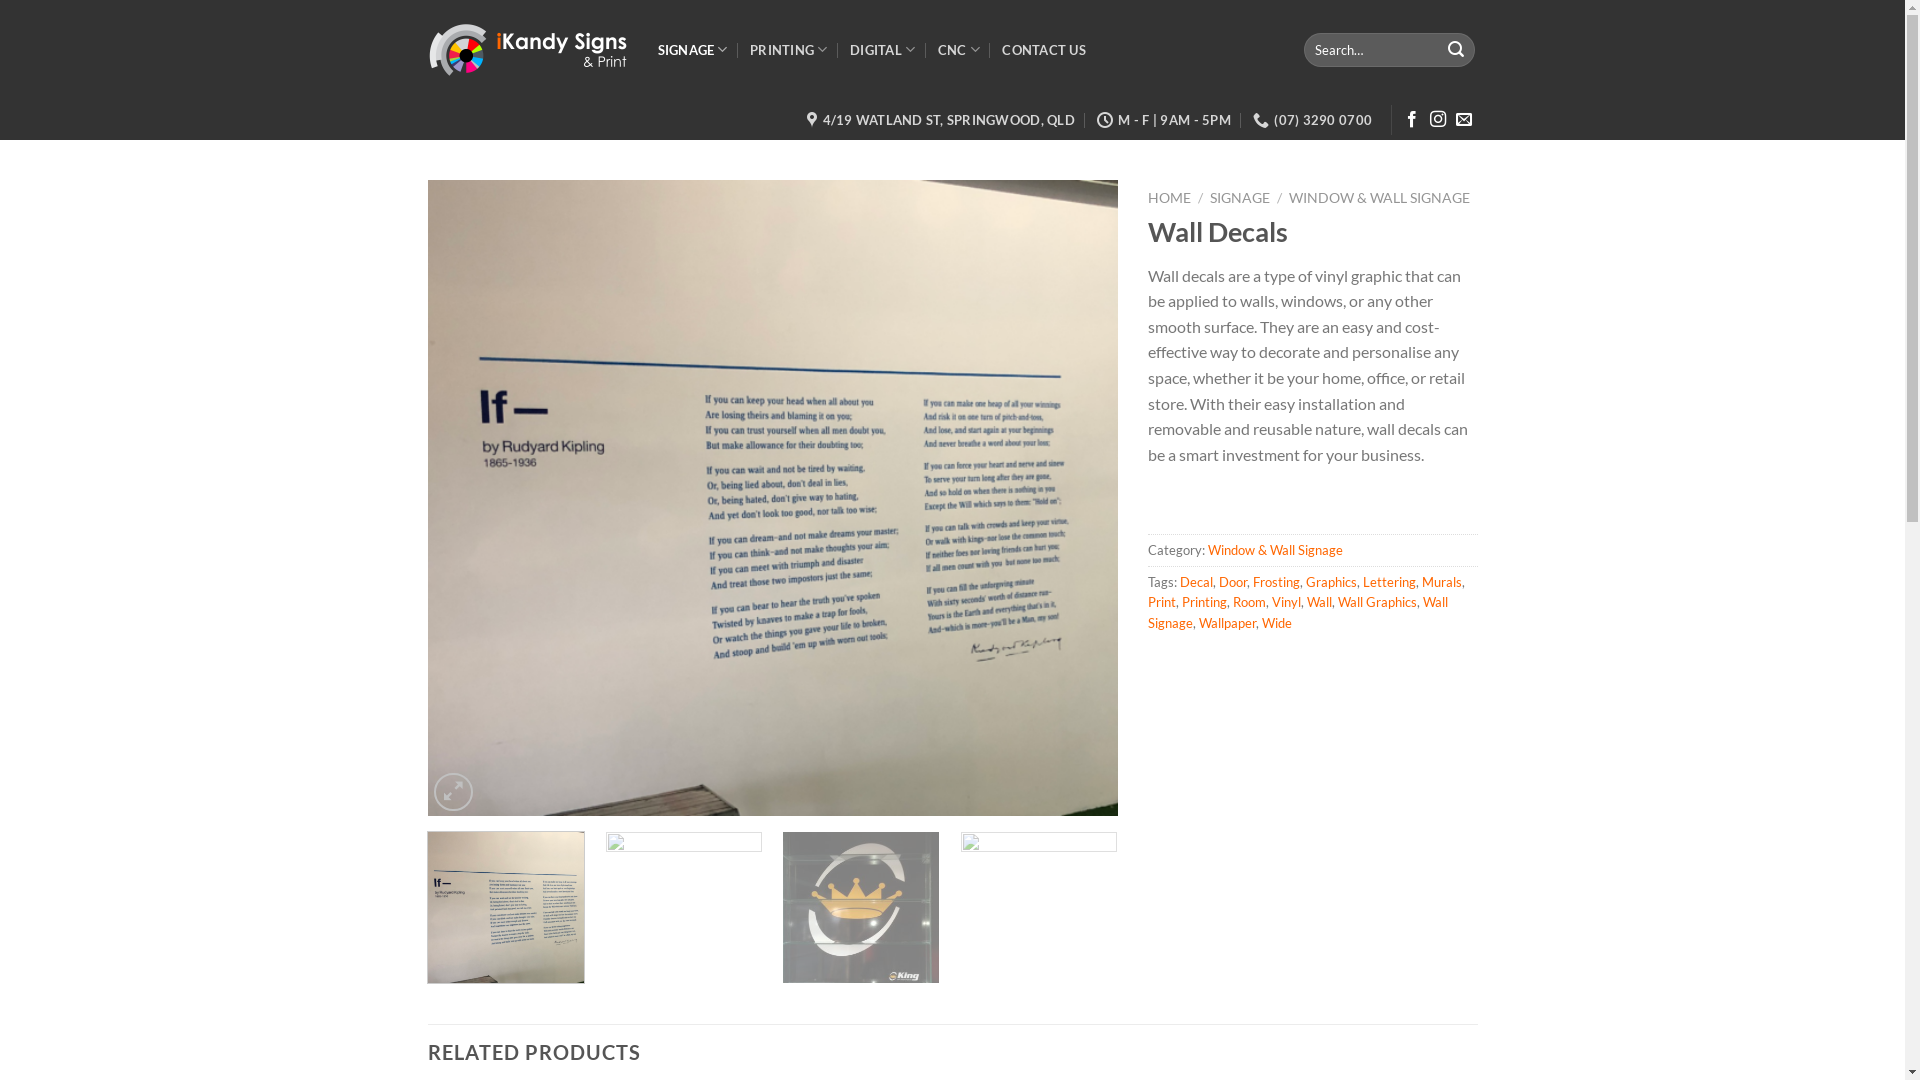 The image size is (1920, 1080). I want to click on 'DIGITAL', so click(881, 48).